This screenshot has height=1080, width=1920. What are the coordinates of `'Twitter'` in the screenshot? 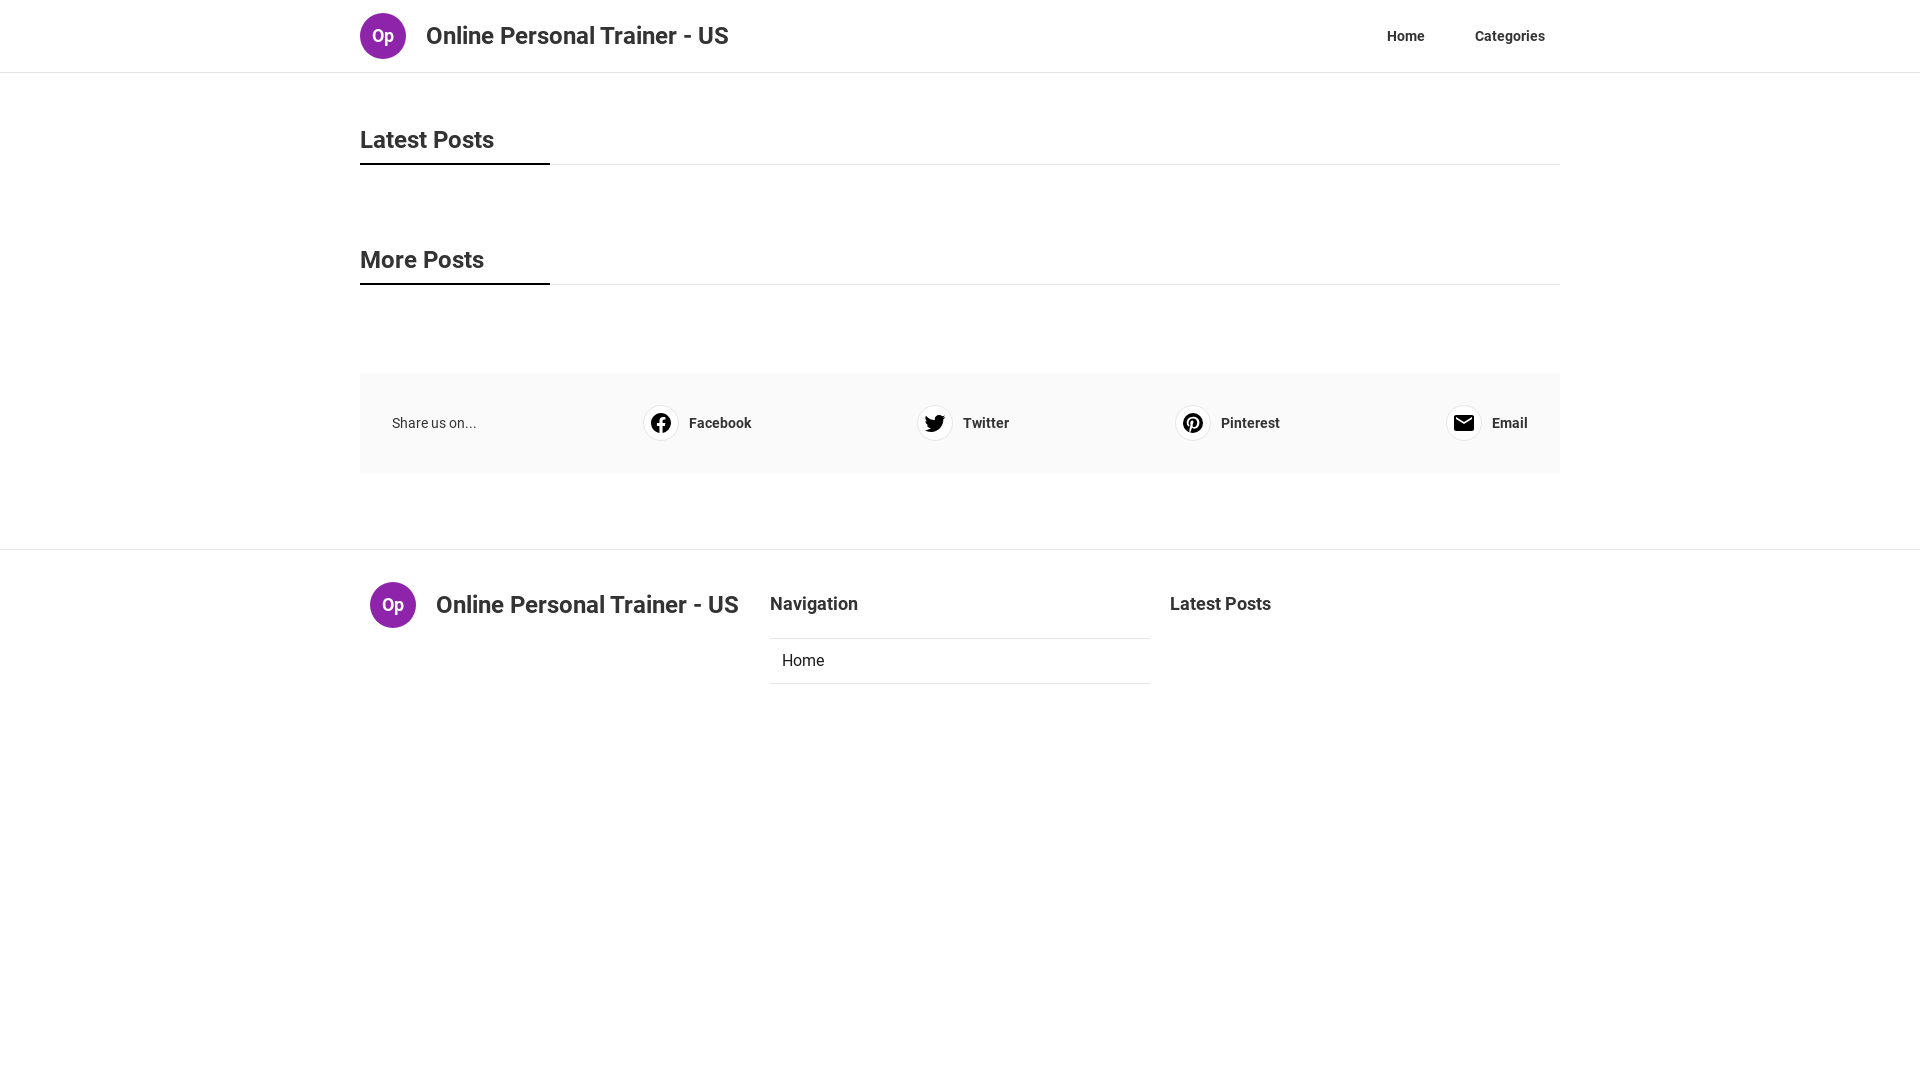 It's located at (963, 422).